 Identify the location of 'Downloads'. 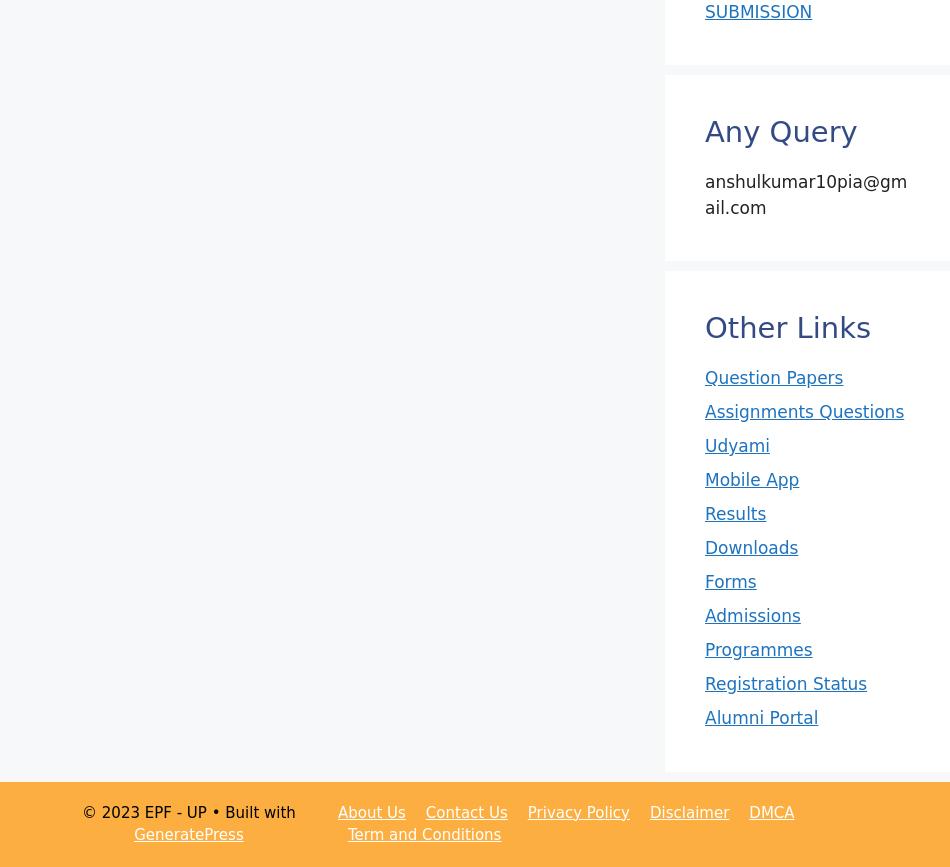
(750, 547).